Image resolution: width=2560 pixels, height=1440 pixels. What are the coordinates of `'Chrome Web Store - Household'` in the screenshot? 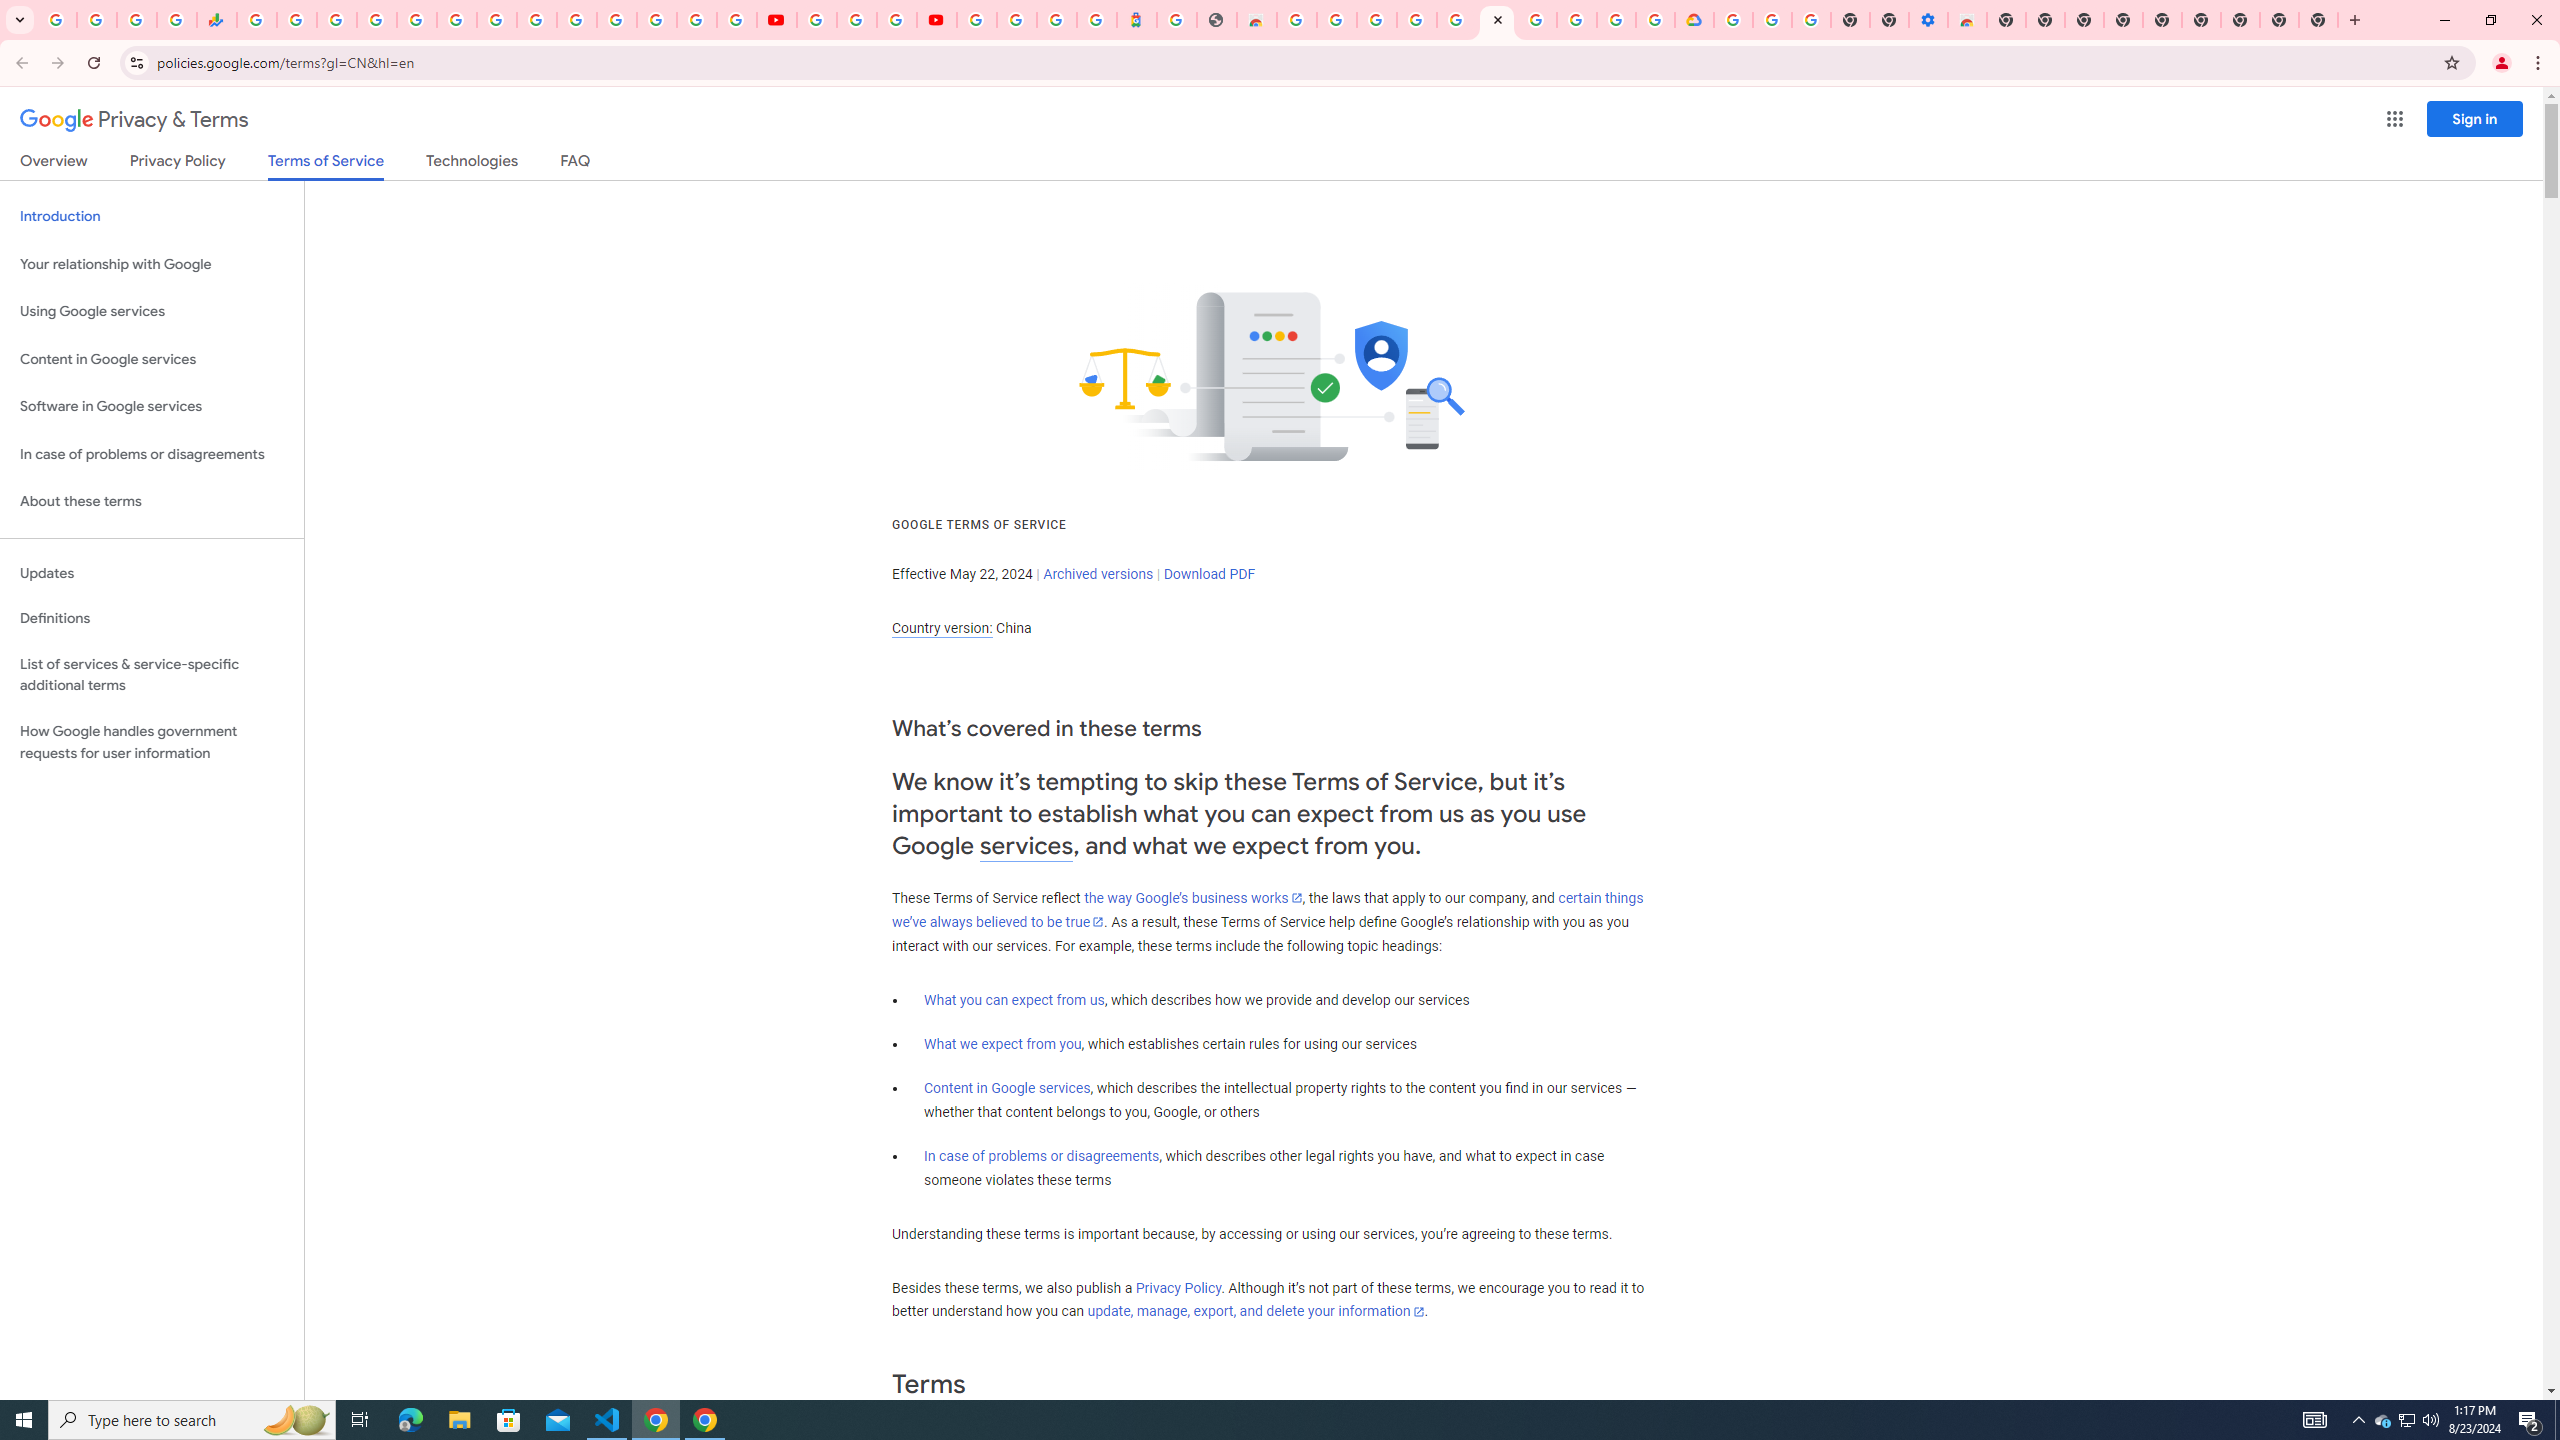 It's located at (1255, 19).